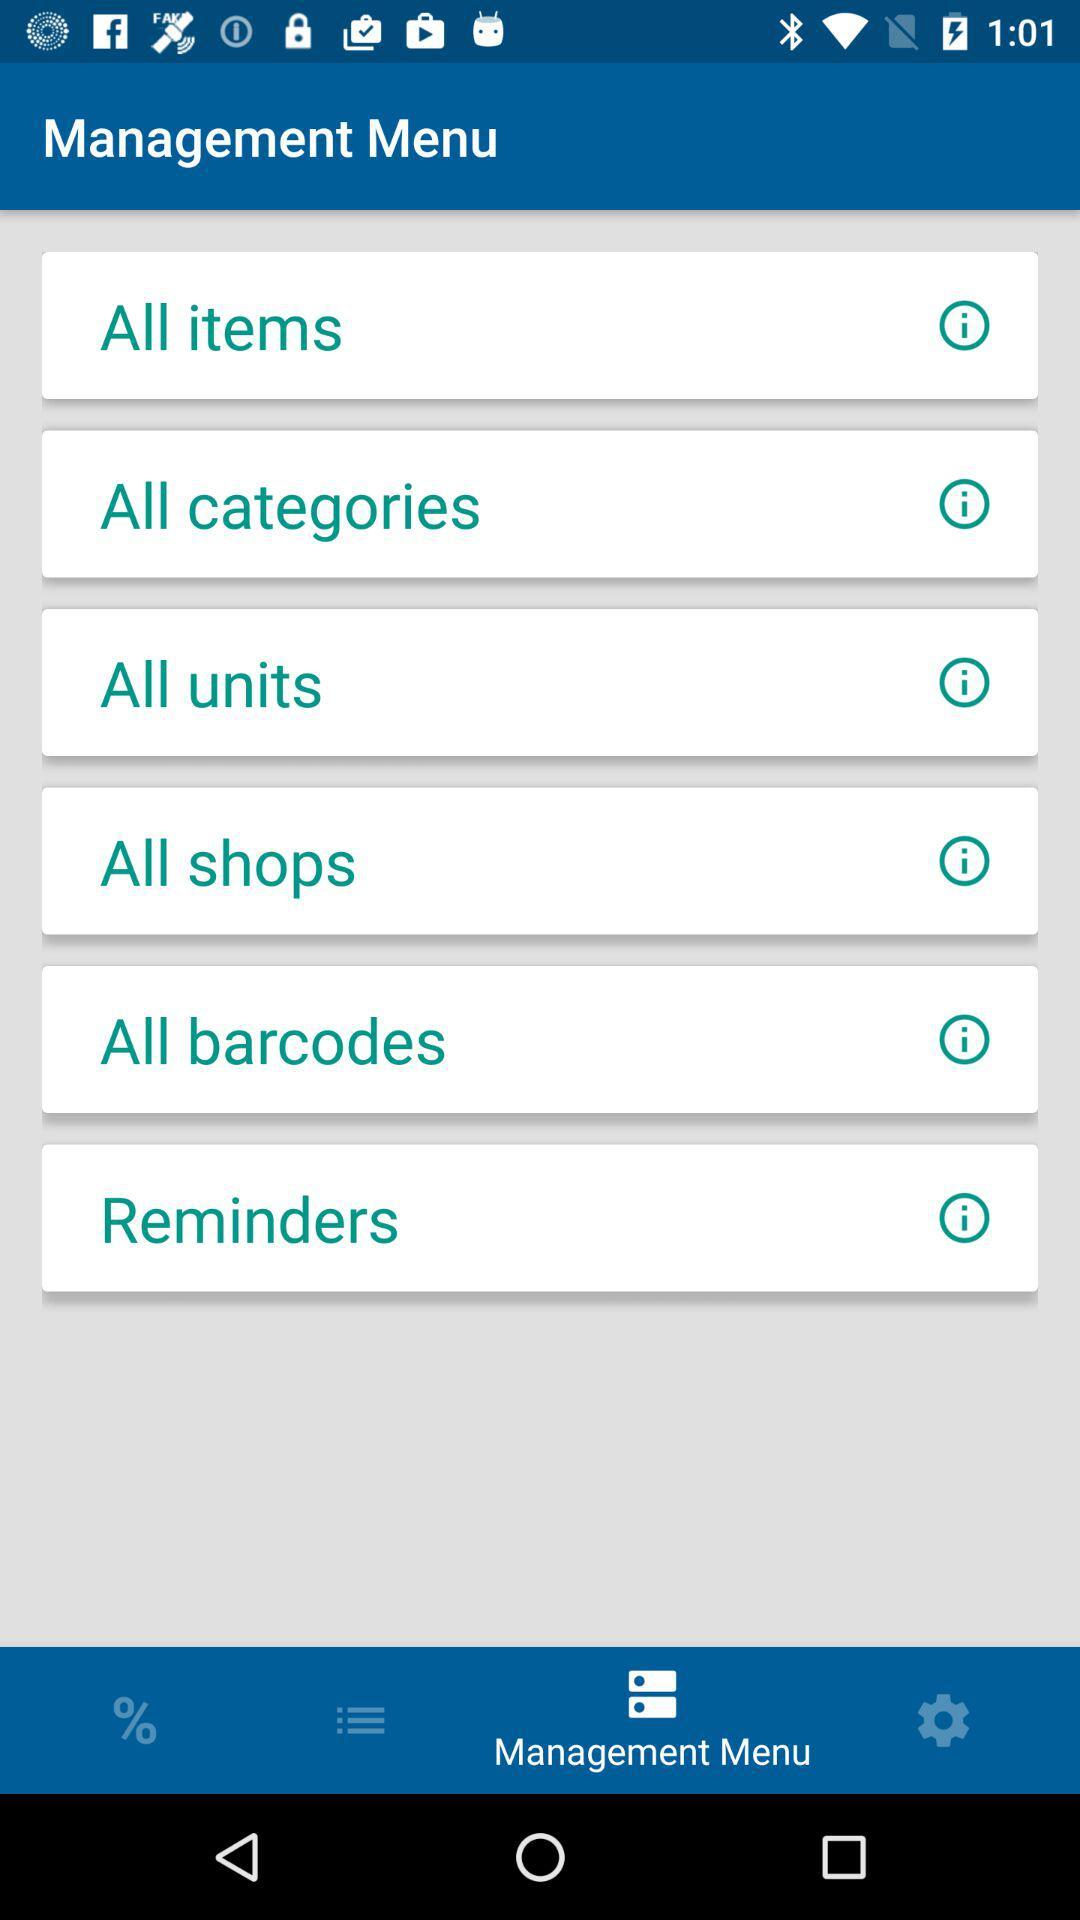 Image resolution: width=1080 pixels, height=1920 pixels. What do you see at coordinates (963, 1039) in the screenshot?
I see `more info` at bounding box center [963, 1039].